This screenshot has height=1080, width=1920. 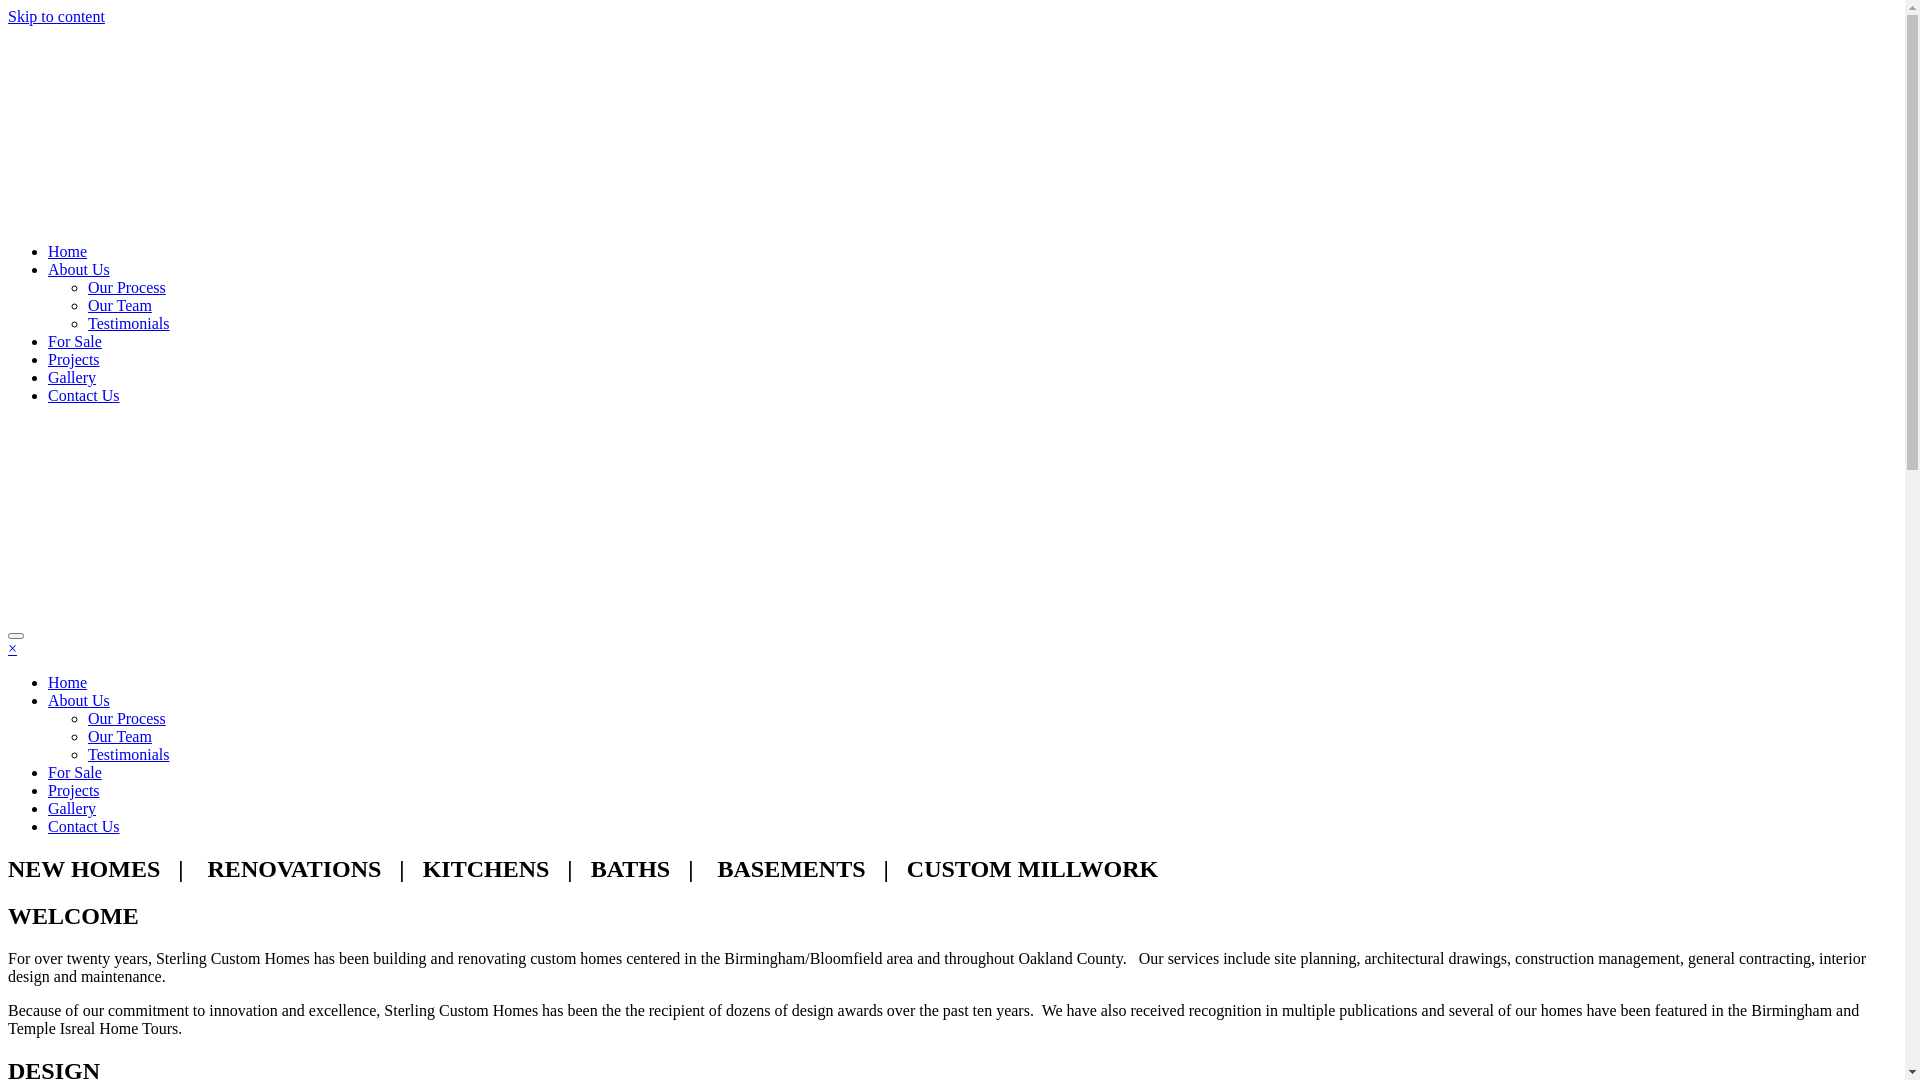 I want to click on 'Contact Us', so click(x=82, y=395).